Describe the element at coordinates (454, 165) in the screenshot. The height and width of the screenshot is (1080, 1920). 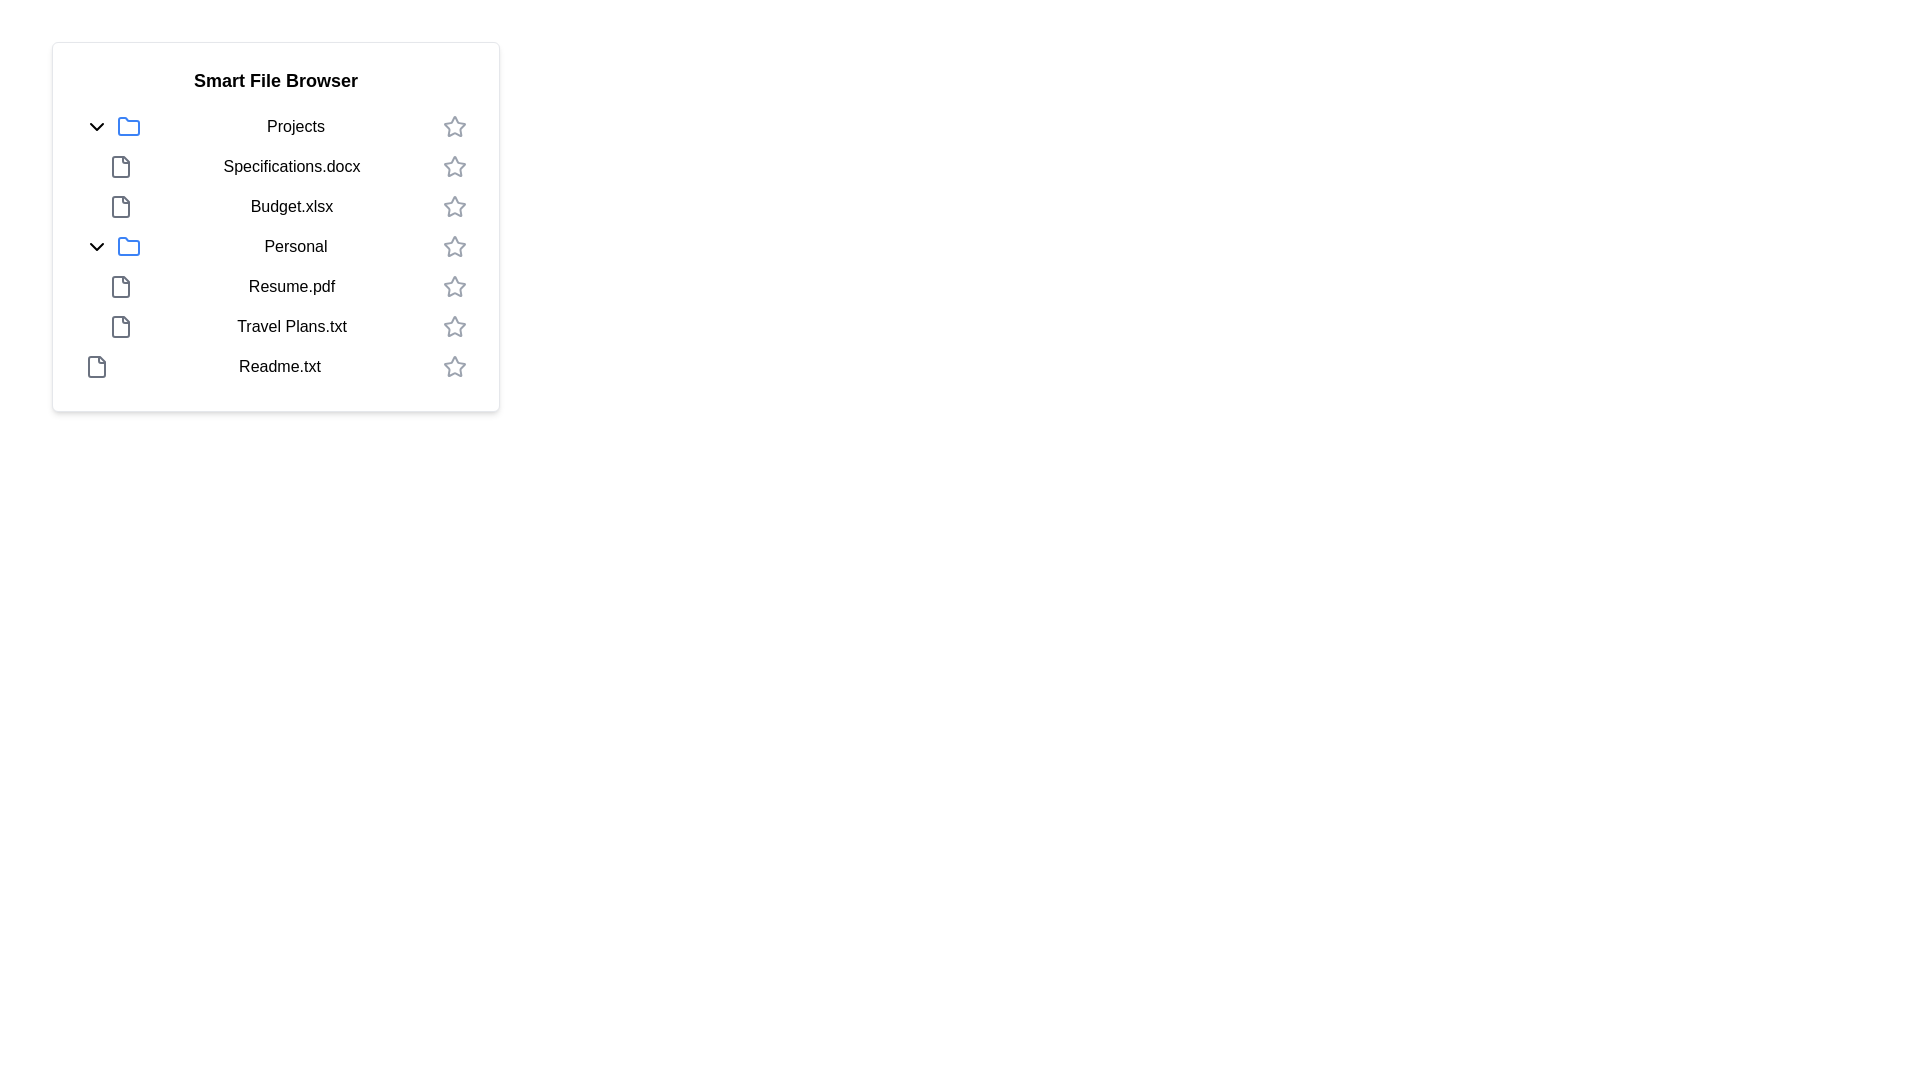
I see `the second star icon in the vertical column to the right of 'Specifications.docx'` at that location.